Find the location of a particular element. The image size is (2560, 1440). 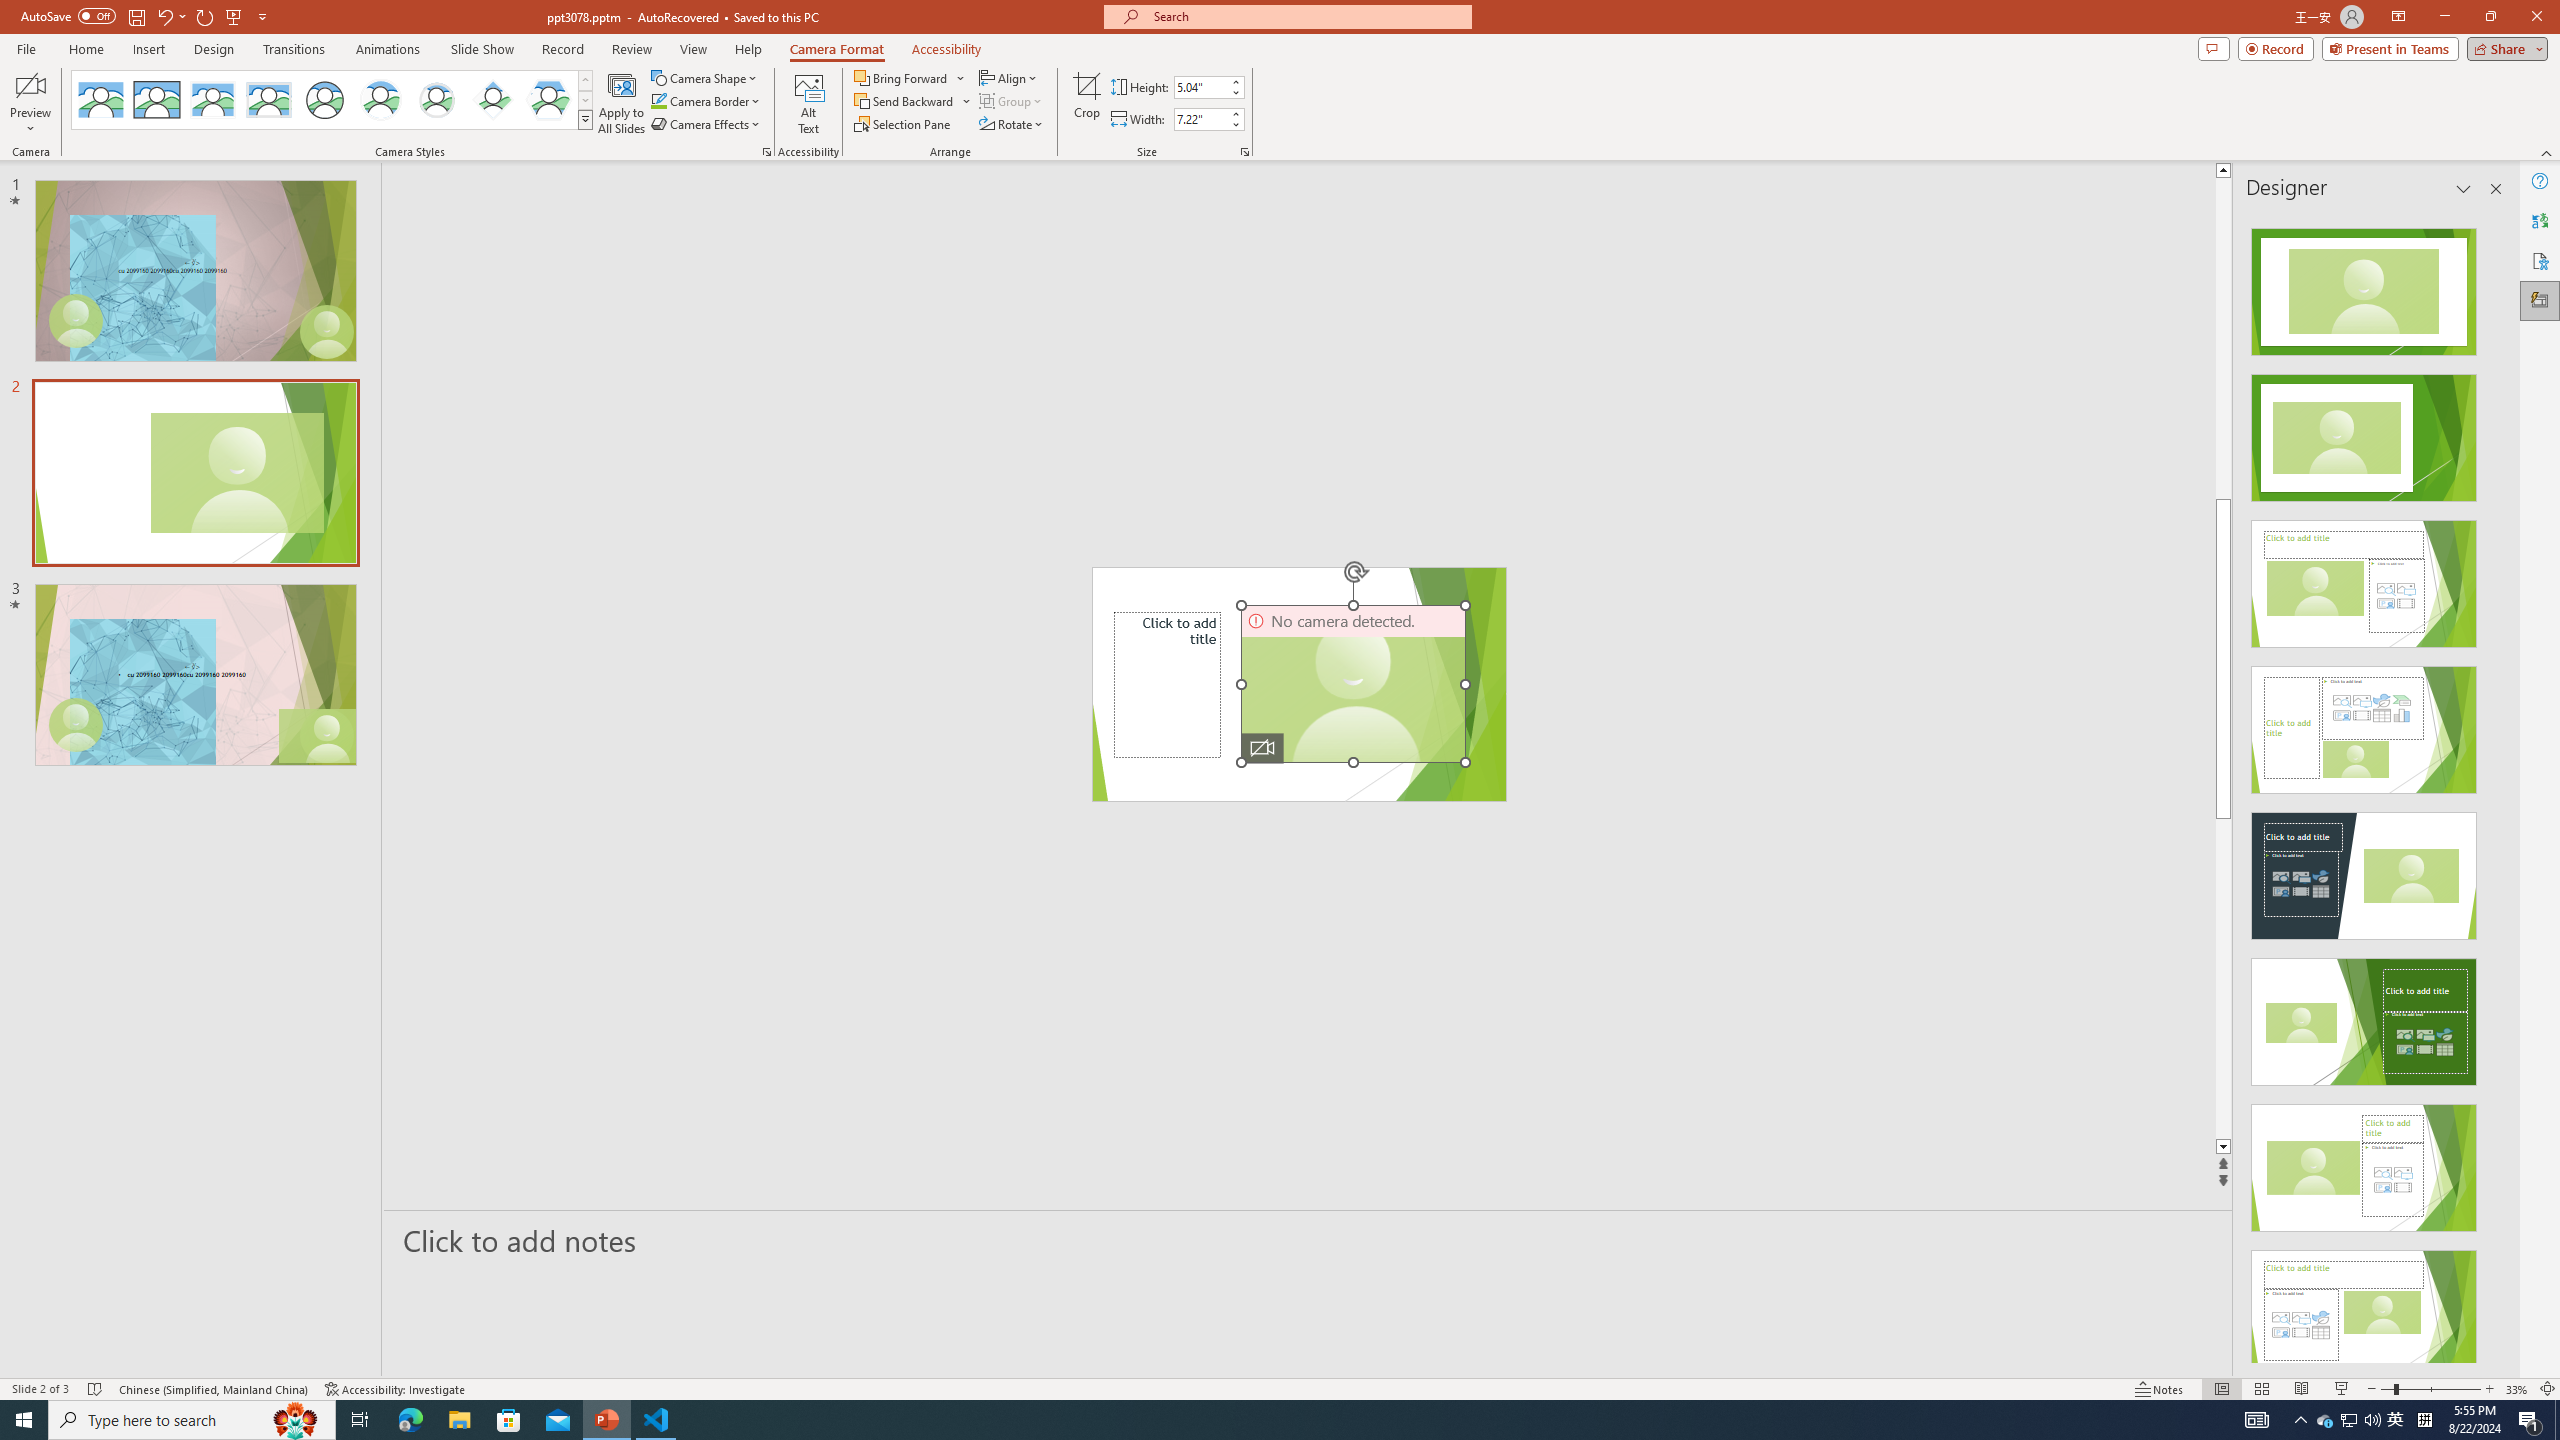

'Bring Forward' is located at coordinates (909, 77).